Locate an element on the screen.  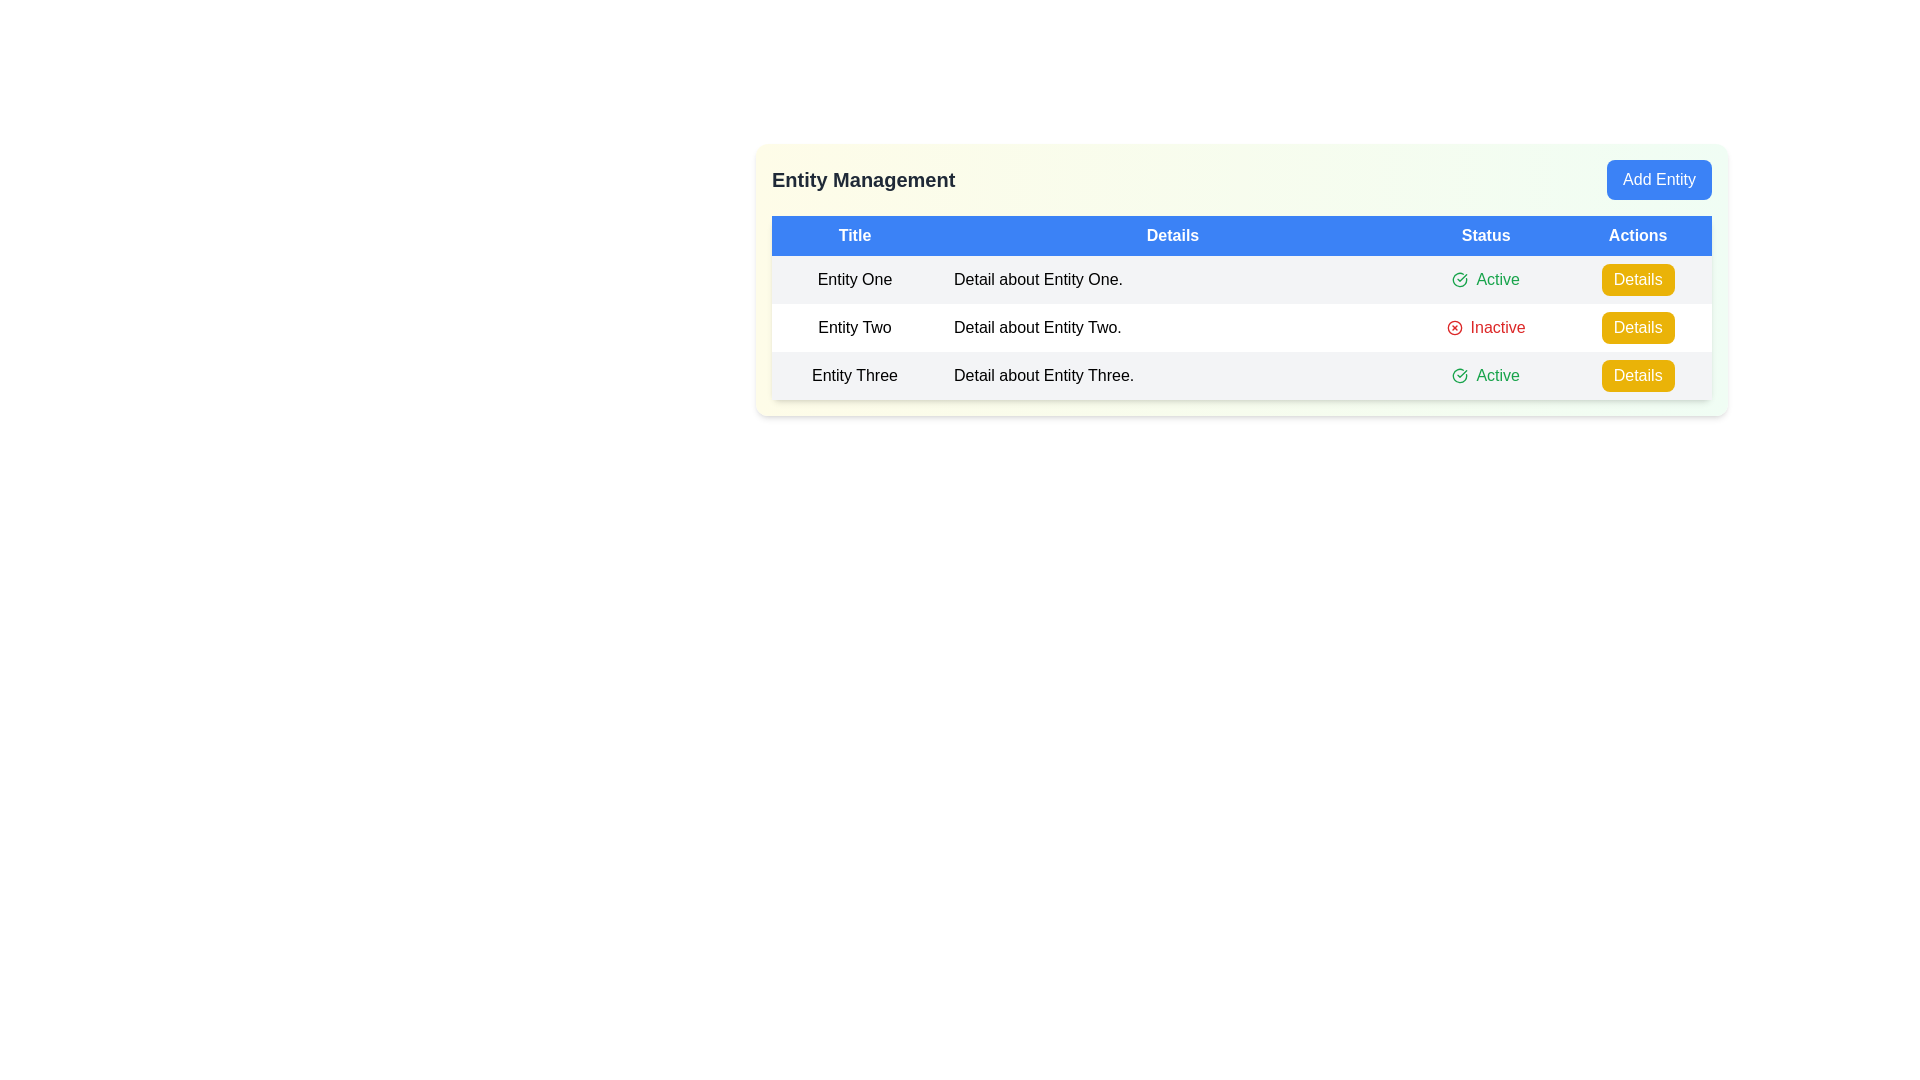
the 'Actions' header label at the top of the table, which is the last among the four header labels: 'Title', 'Details', 'Status', and 'Actions' is located at coordinates (1638, 234).